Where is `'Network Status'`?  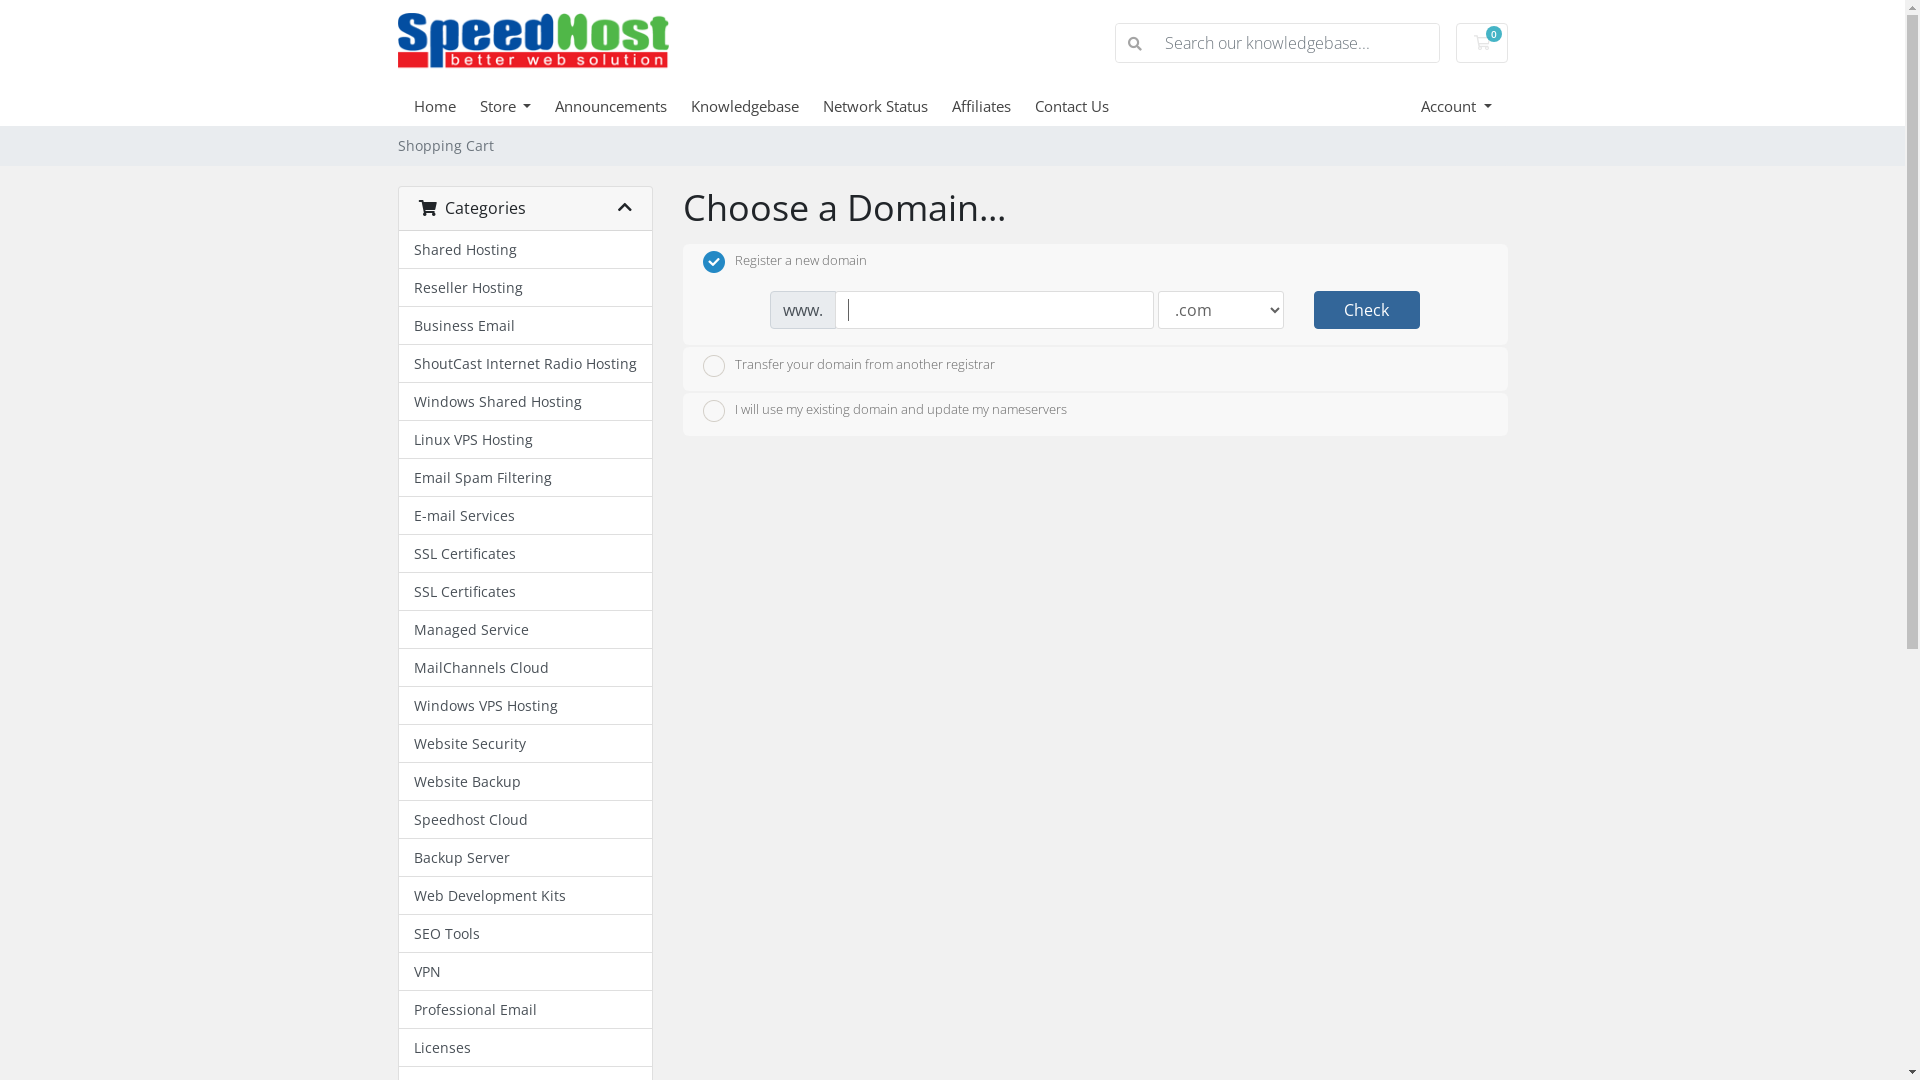
'Network Status' is located at coordinates (886, 105).